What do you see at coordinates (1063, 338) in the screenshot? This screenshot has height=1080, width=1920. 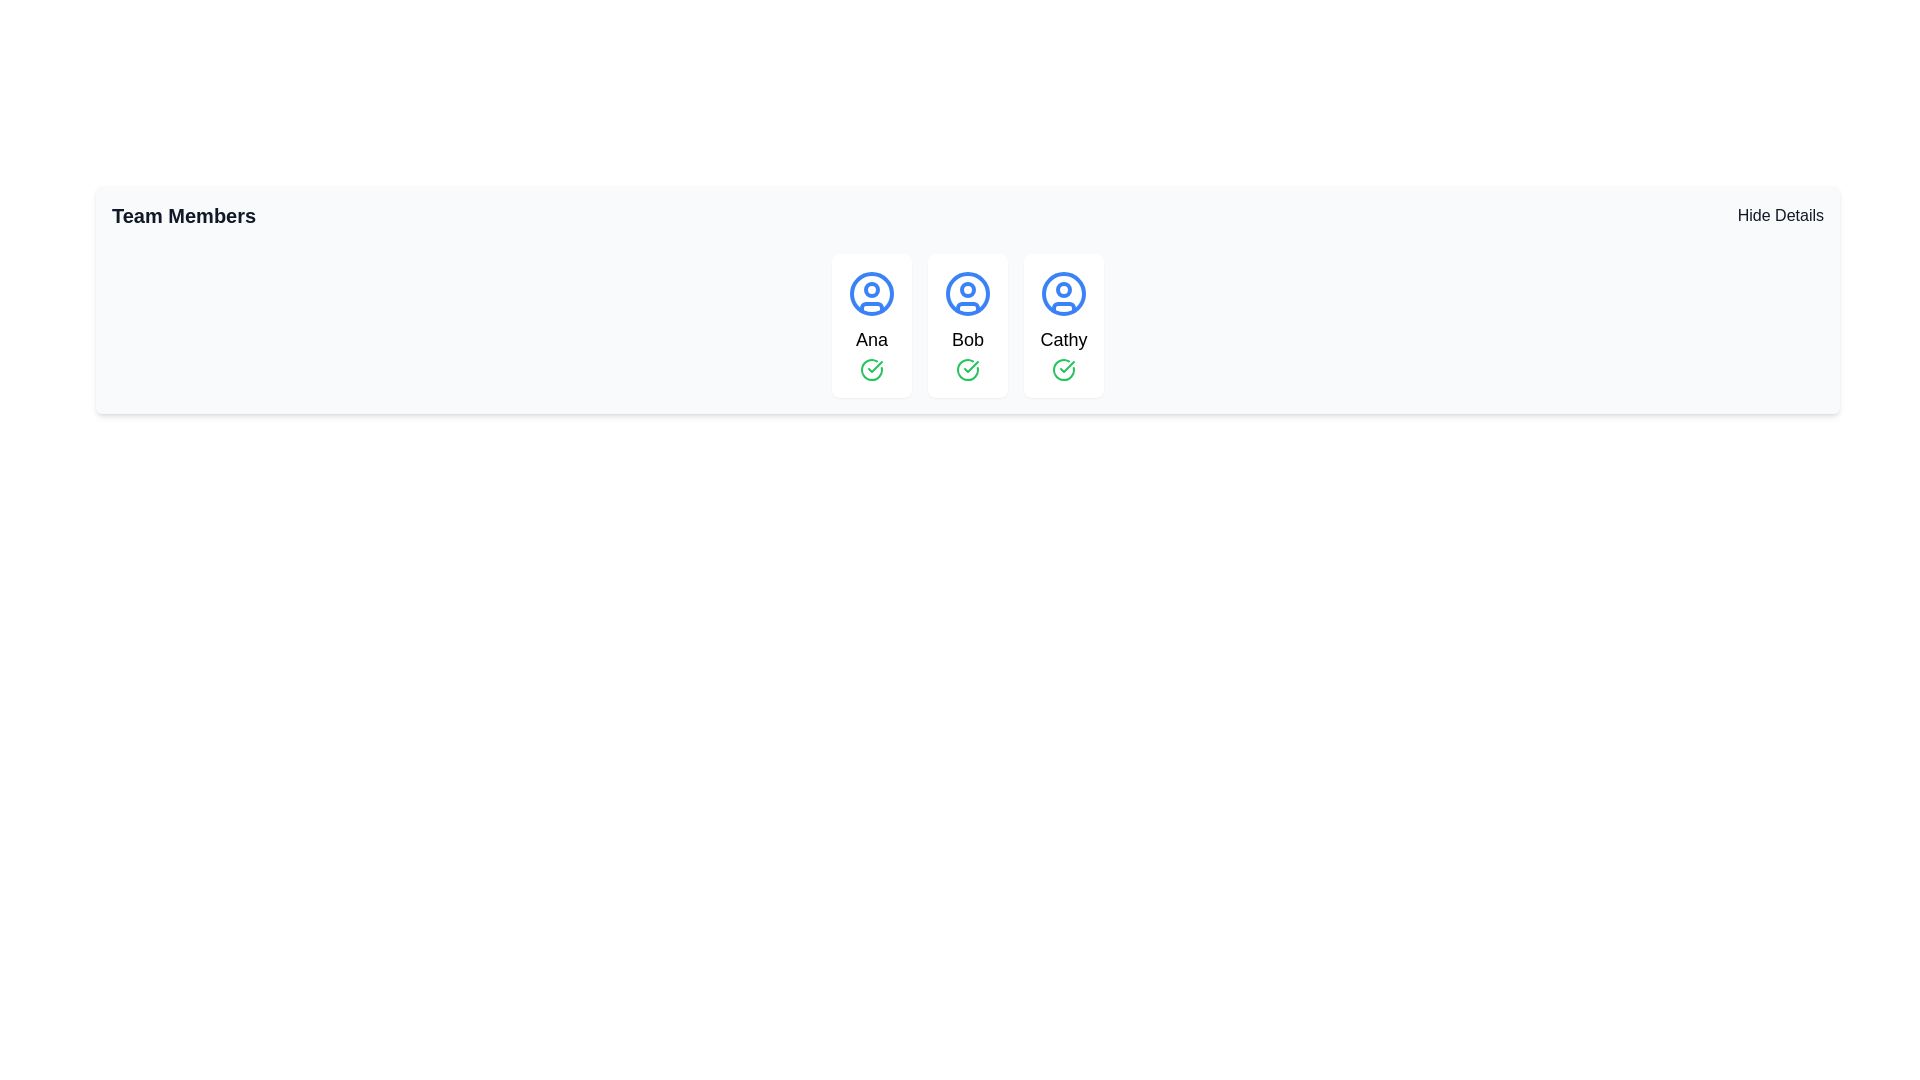 I see `displayed text of the label indicating the user named 'Cathy' located within the third card, centered below the blue user icon` at bounding box center [1063, 338].